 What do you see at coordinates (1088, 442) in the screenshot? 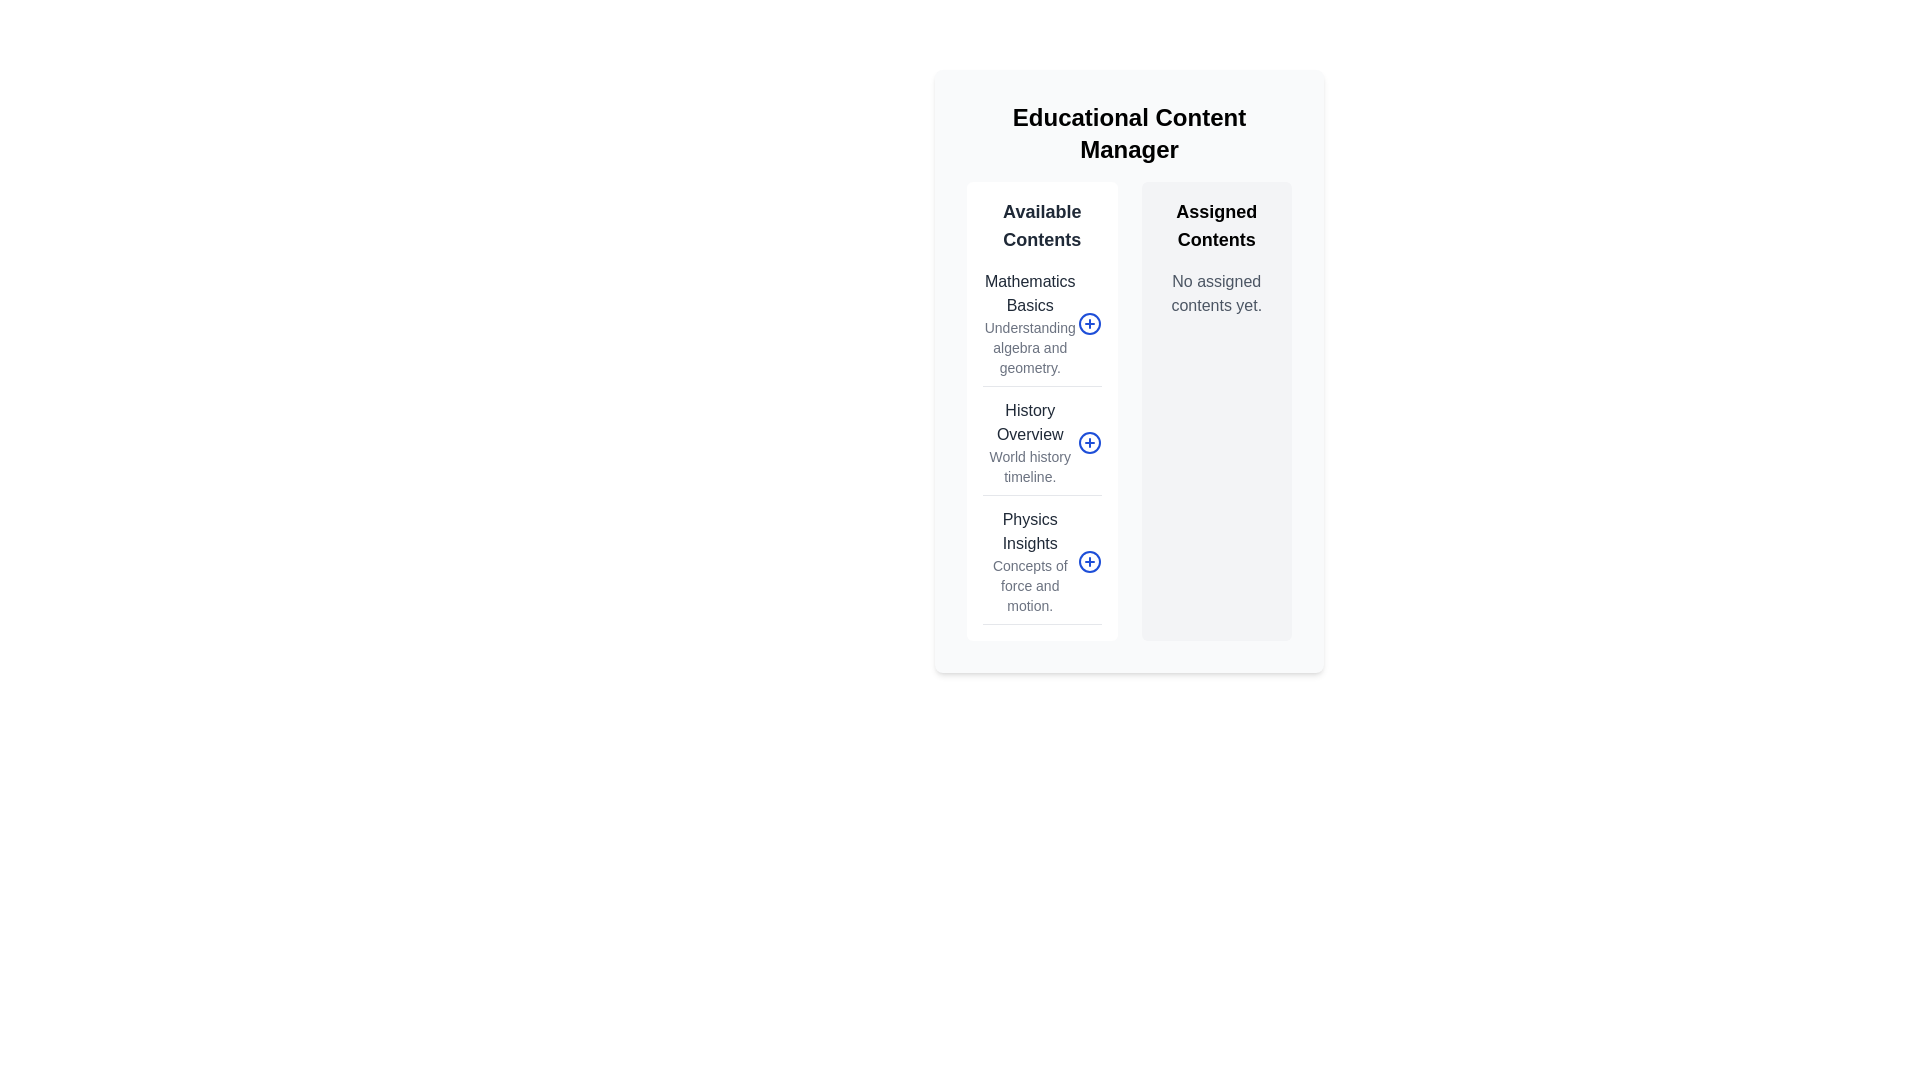
I see `the circular outline of the '+' icon associated with the 'History Overview' entry` at bounding box center [1088, 442].